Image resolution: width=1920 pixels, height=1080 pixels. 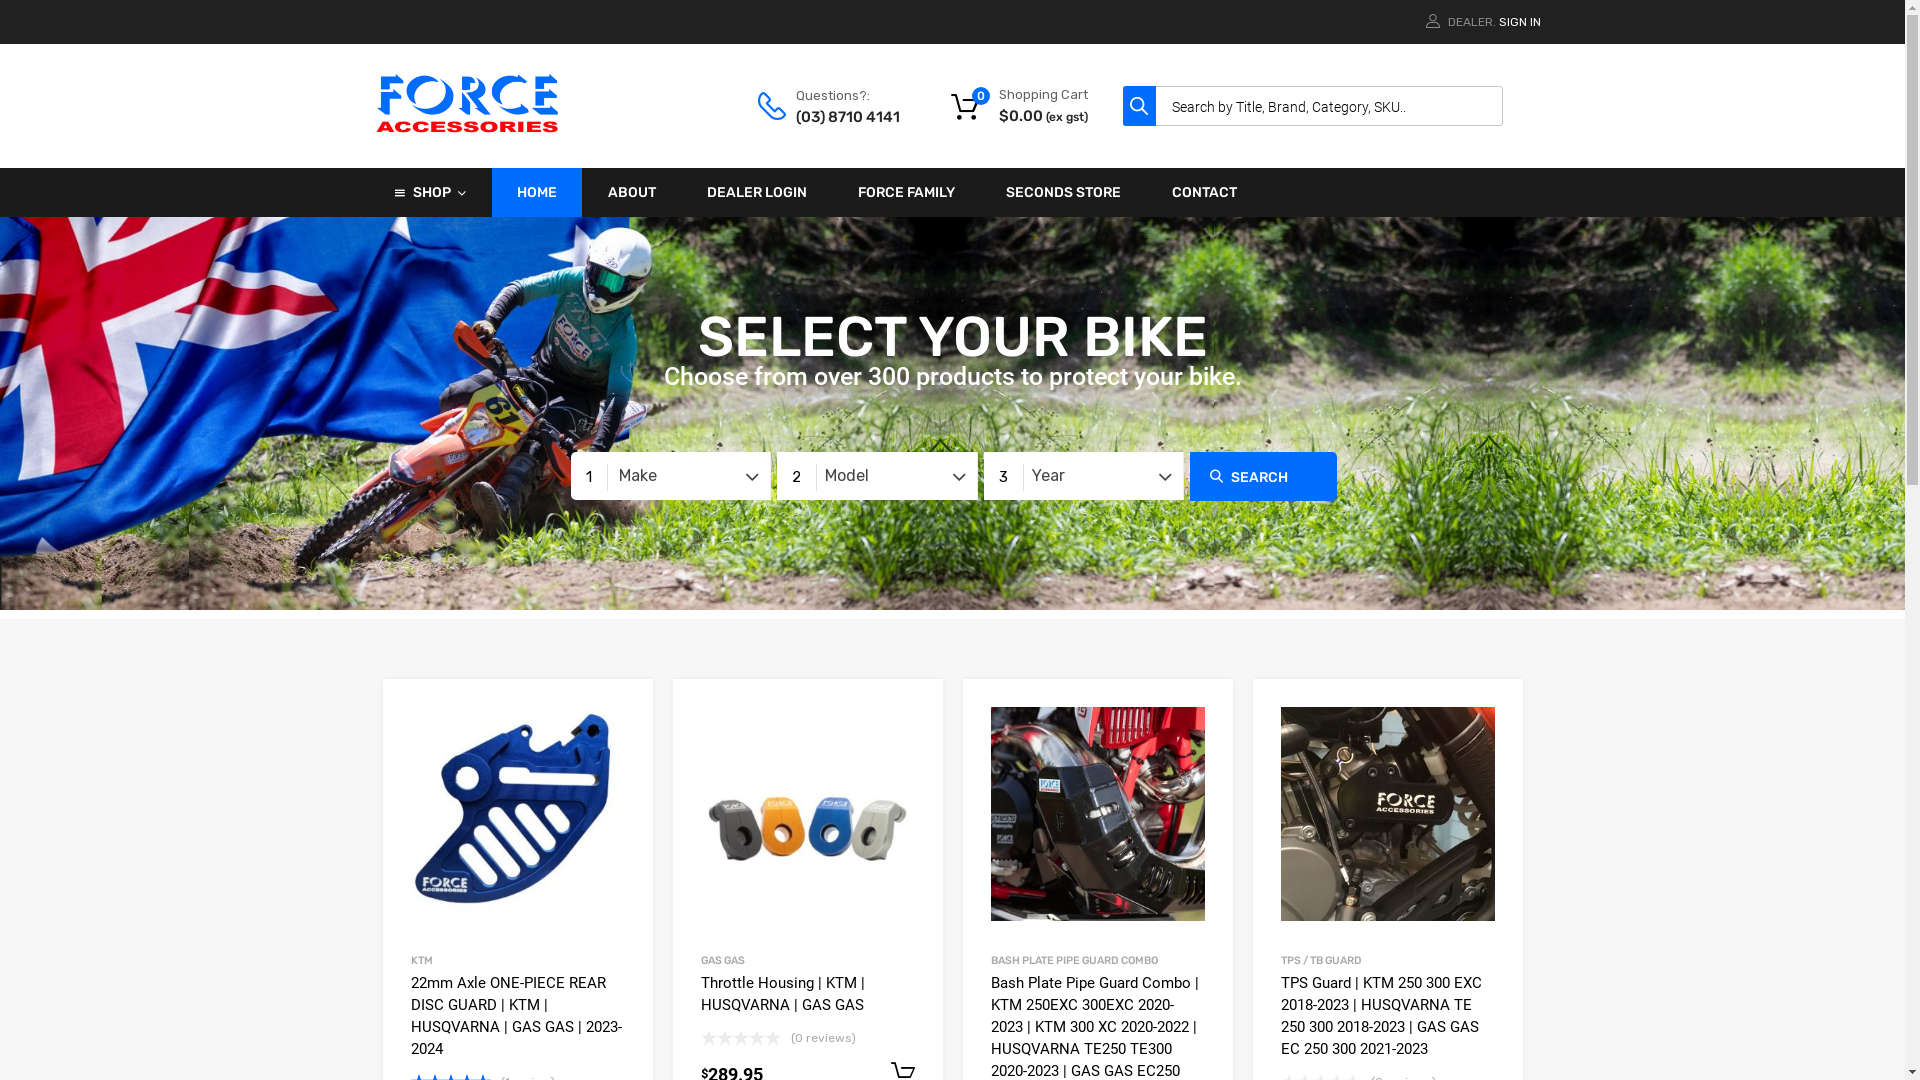 What do you see at coordinates (876, 475) in the screenshot?
I see `'Model'` at bounding box center [876, 475].